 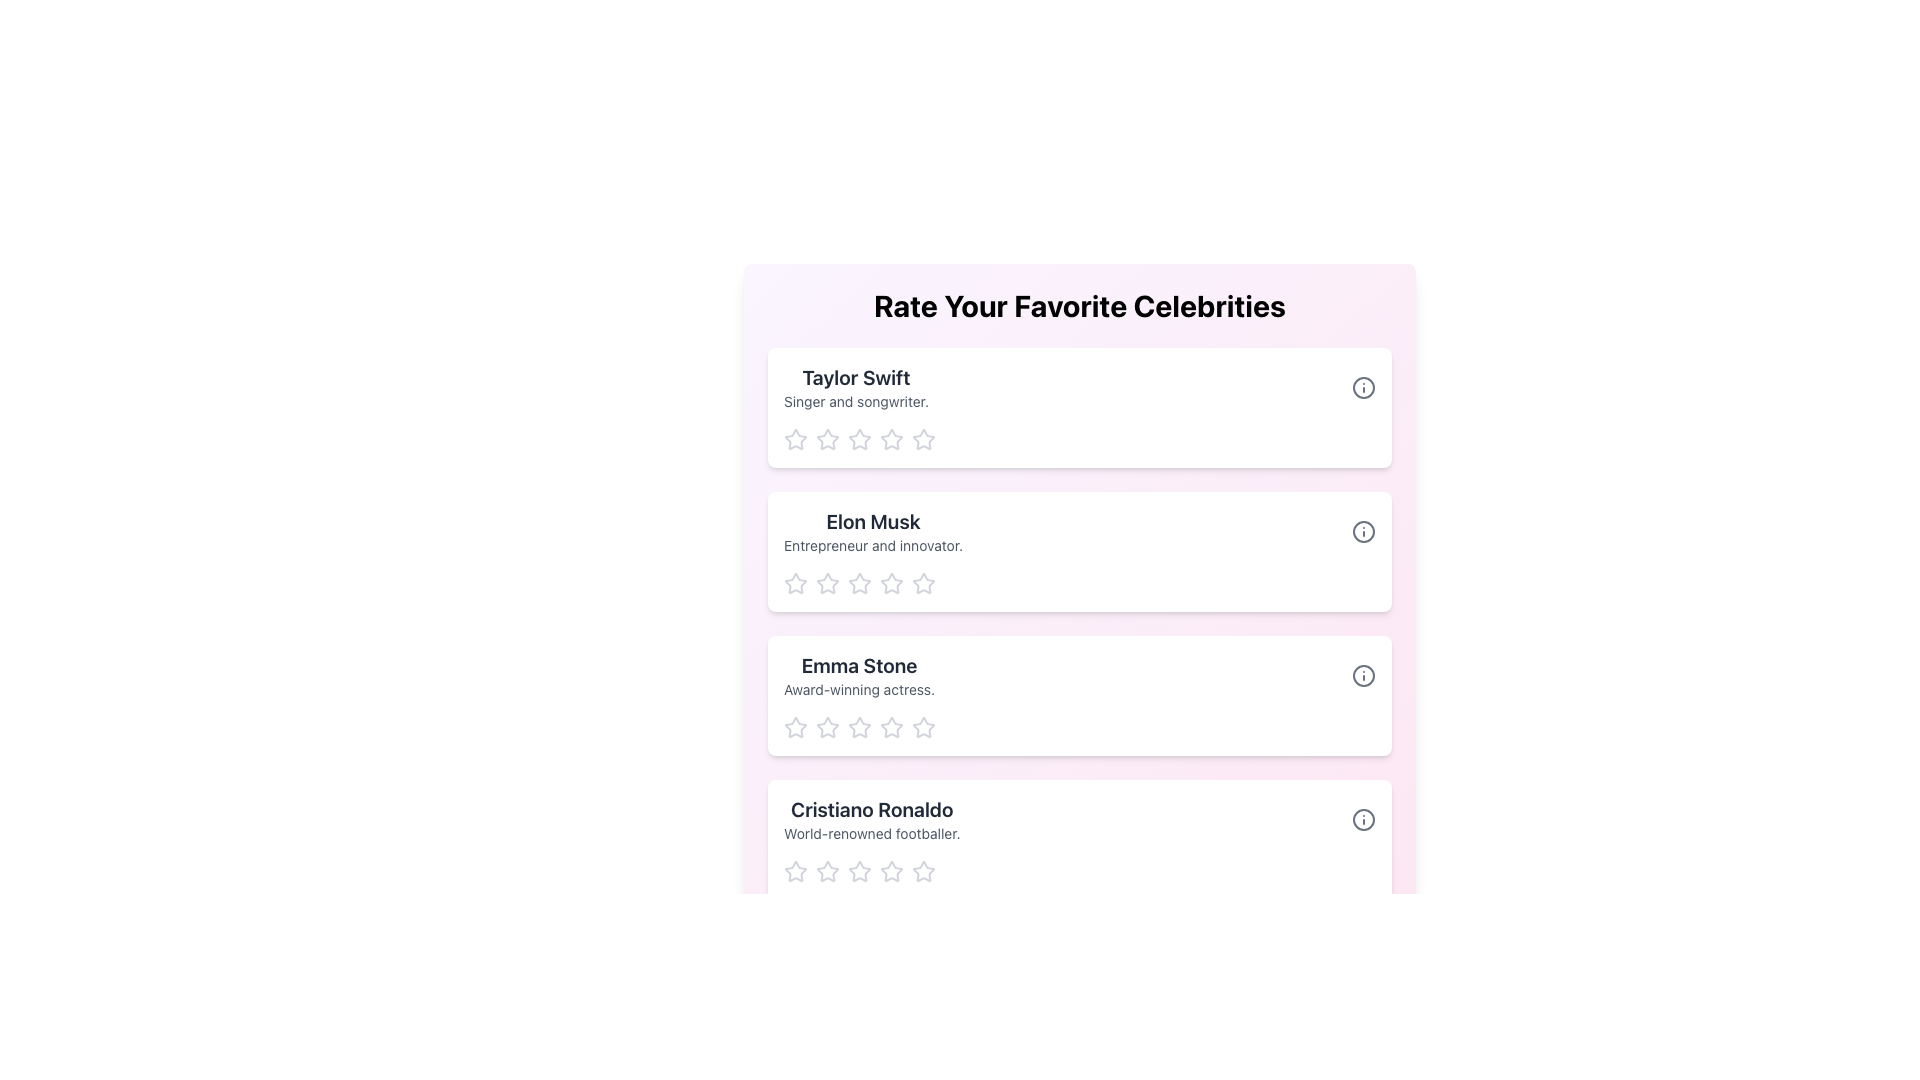 What do you see at coordinates (859, 438) in the screenshot?
I see `the first star icon in the rating system for 'Taylor Swift'` at bounding box center [859, 438].